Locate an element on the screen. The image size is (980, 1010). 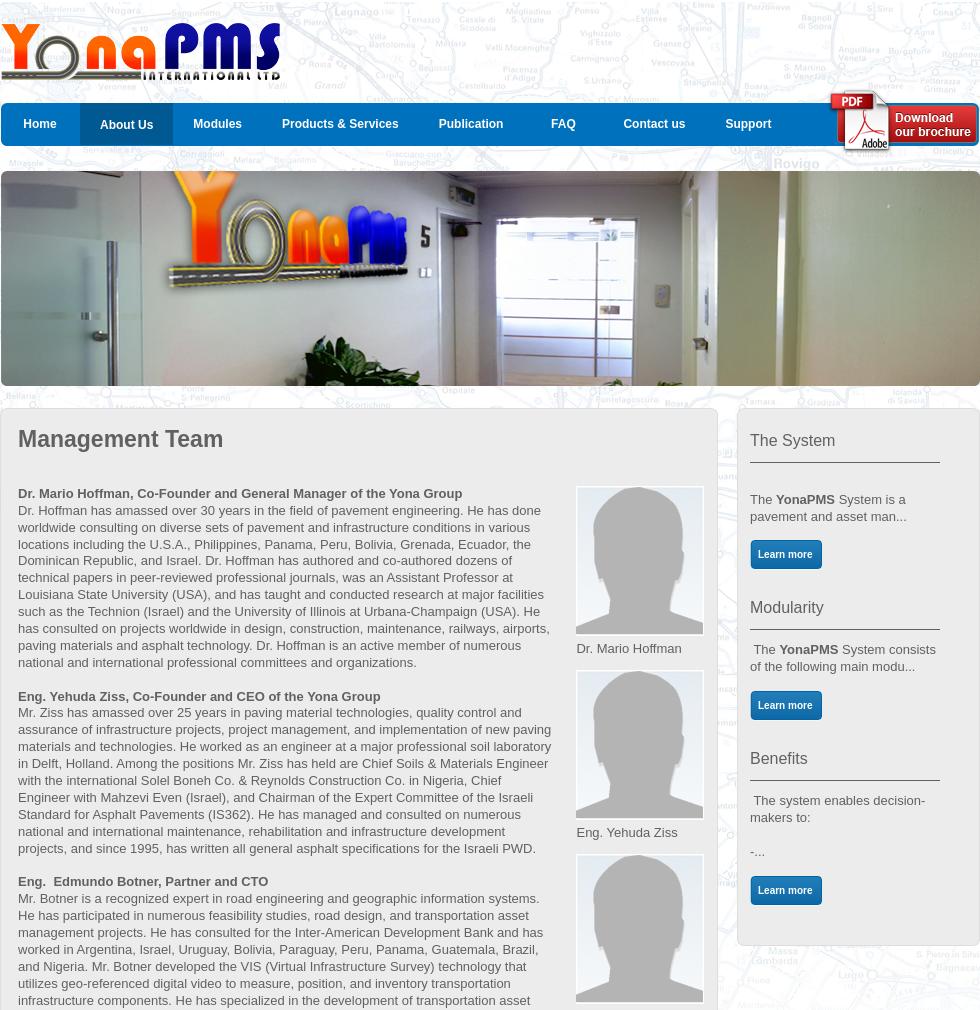
'Eng.  Edmundo Botner, Partner and CTO' is located at coordinates (142, 881).